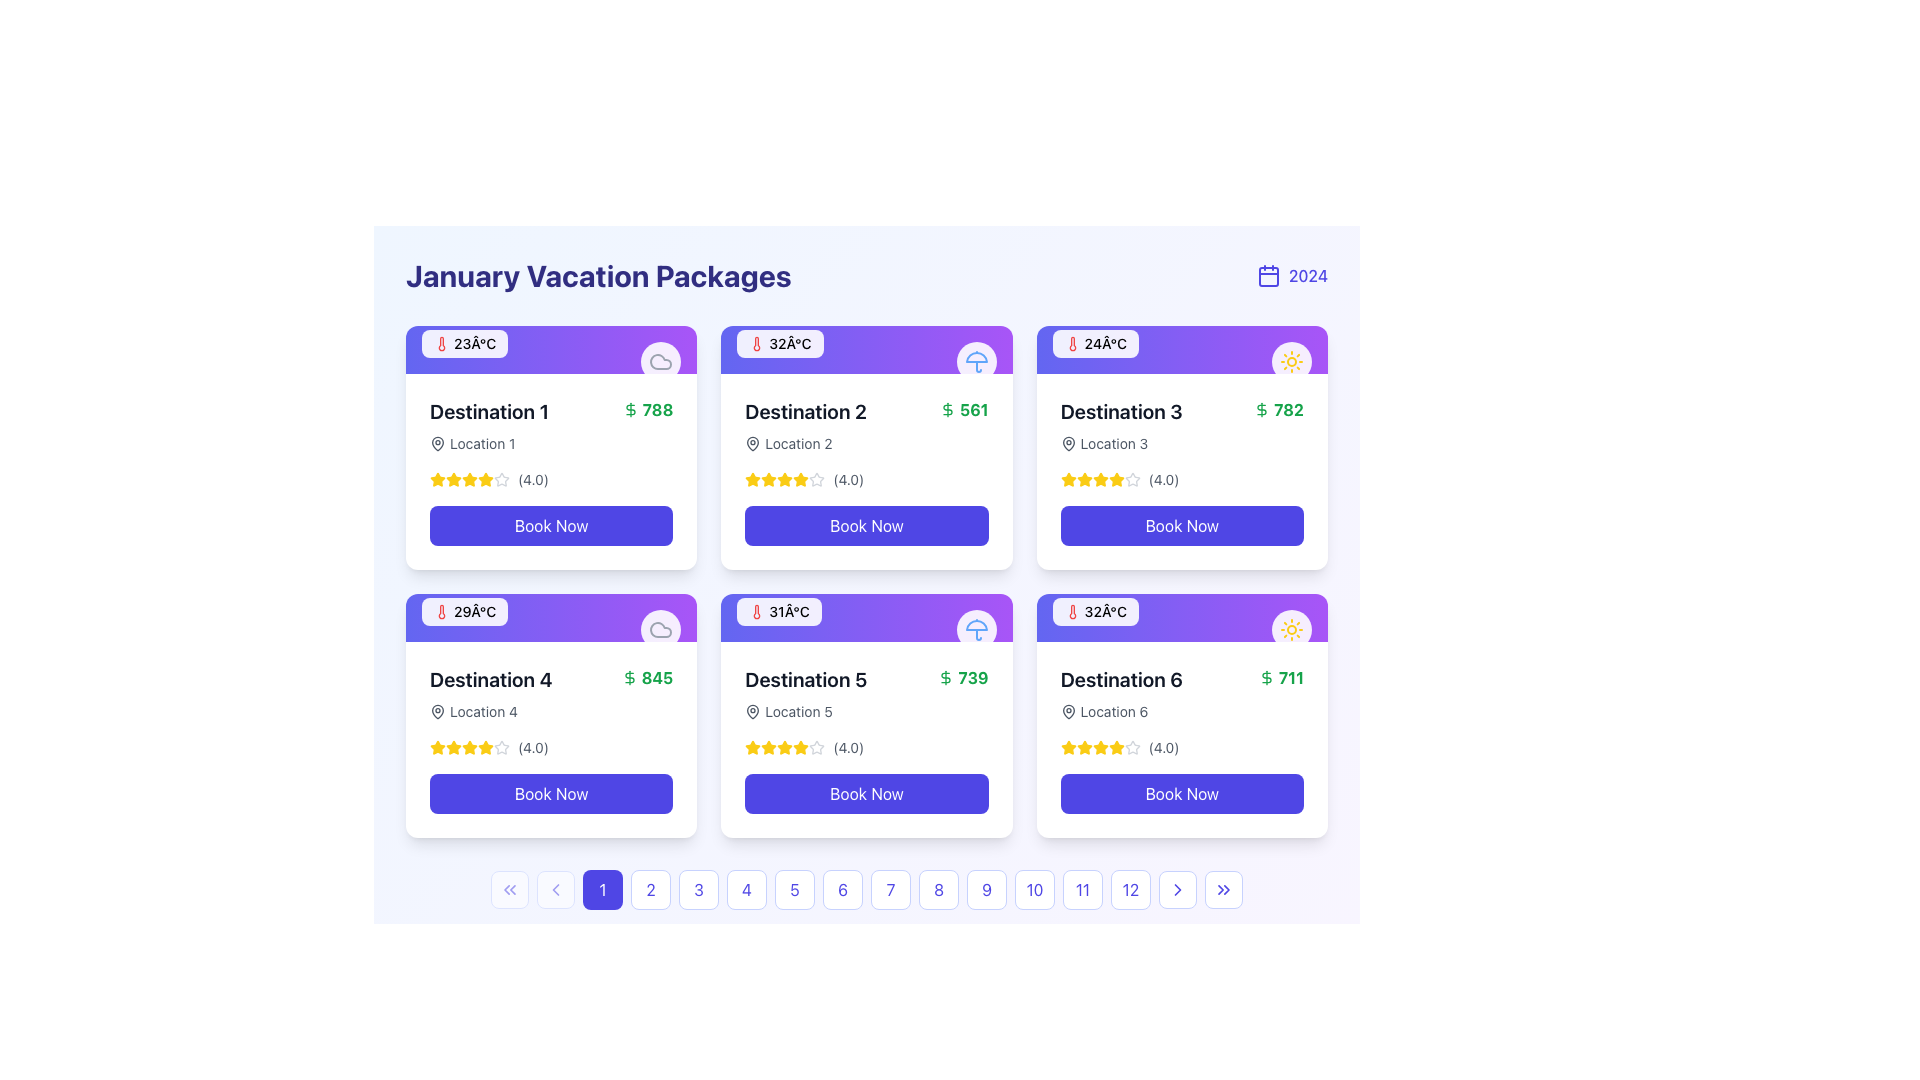 This screenshot has height=1080, width=1920. Describe the element at coordinates (806, 693) in the screenshot. I see `the non-interactive Text element that provides information about a vacation destination, located in the bottom row, middle column of the grid layout` at that location.